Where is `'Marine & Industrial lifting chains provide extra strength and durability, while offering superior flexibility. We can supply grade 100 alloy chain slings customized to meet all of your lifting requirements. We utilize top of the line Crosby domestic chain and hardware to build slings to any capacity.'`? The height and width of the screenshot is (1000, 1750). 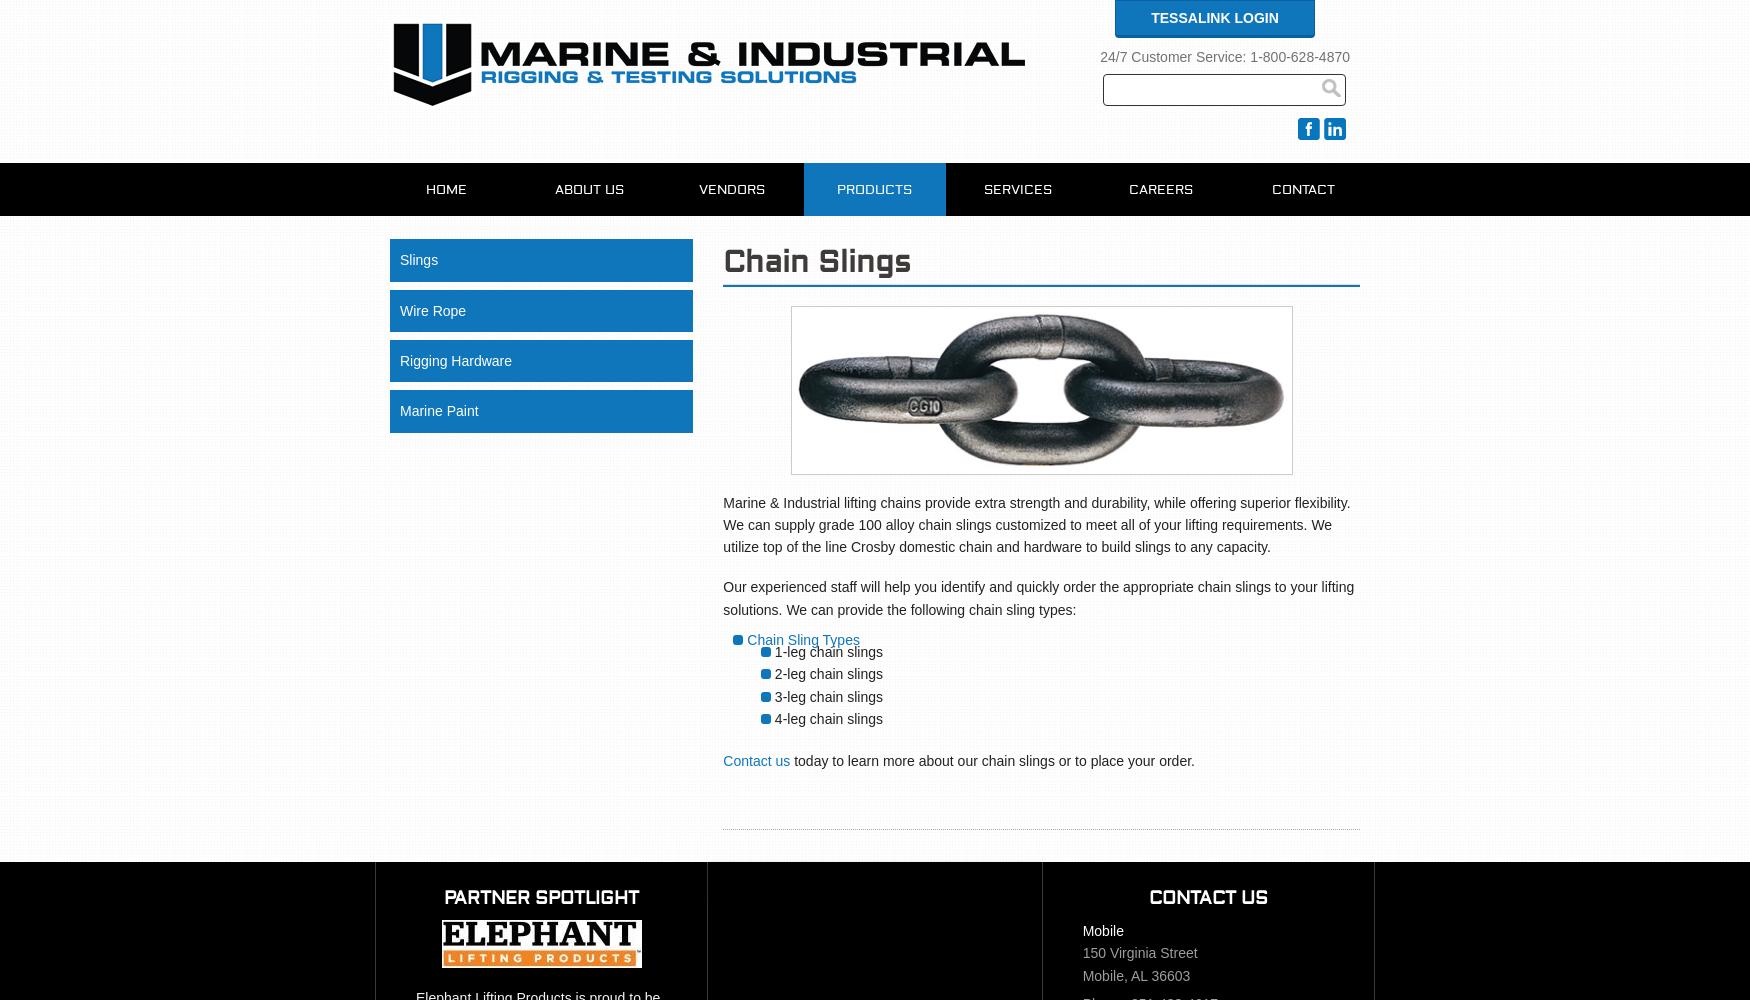 'Marine & Industrial lifting chains provide extra strength and durability, while offering superior flexibility. We can supply grade 100 alloy chain slings customized to meet all of your lifting requirements. We utilize top of the line Crosby domestic chain and hardware to build slings to any capacity.' is located at coordinates (1035, 524).